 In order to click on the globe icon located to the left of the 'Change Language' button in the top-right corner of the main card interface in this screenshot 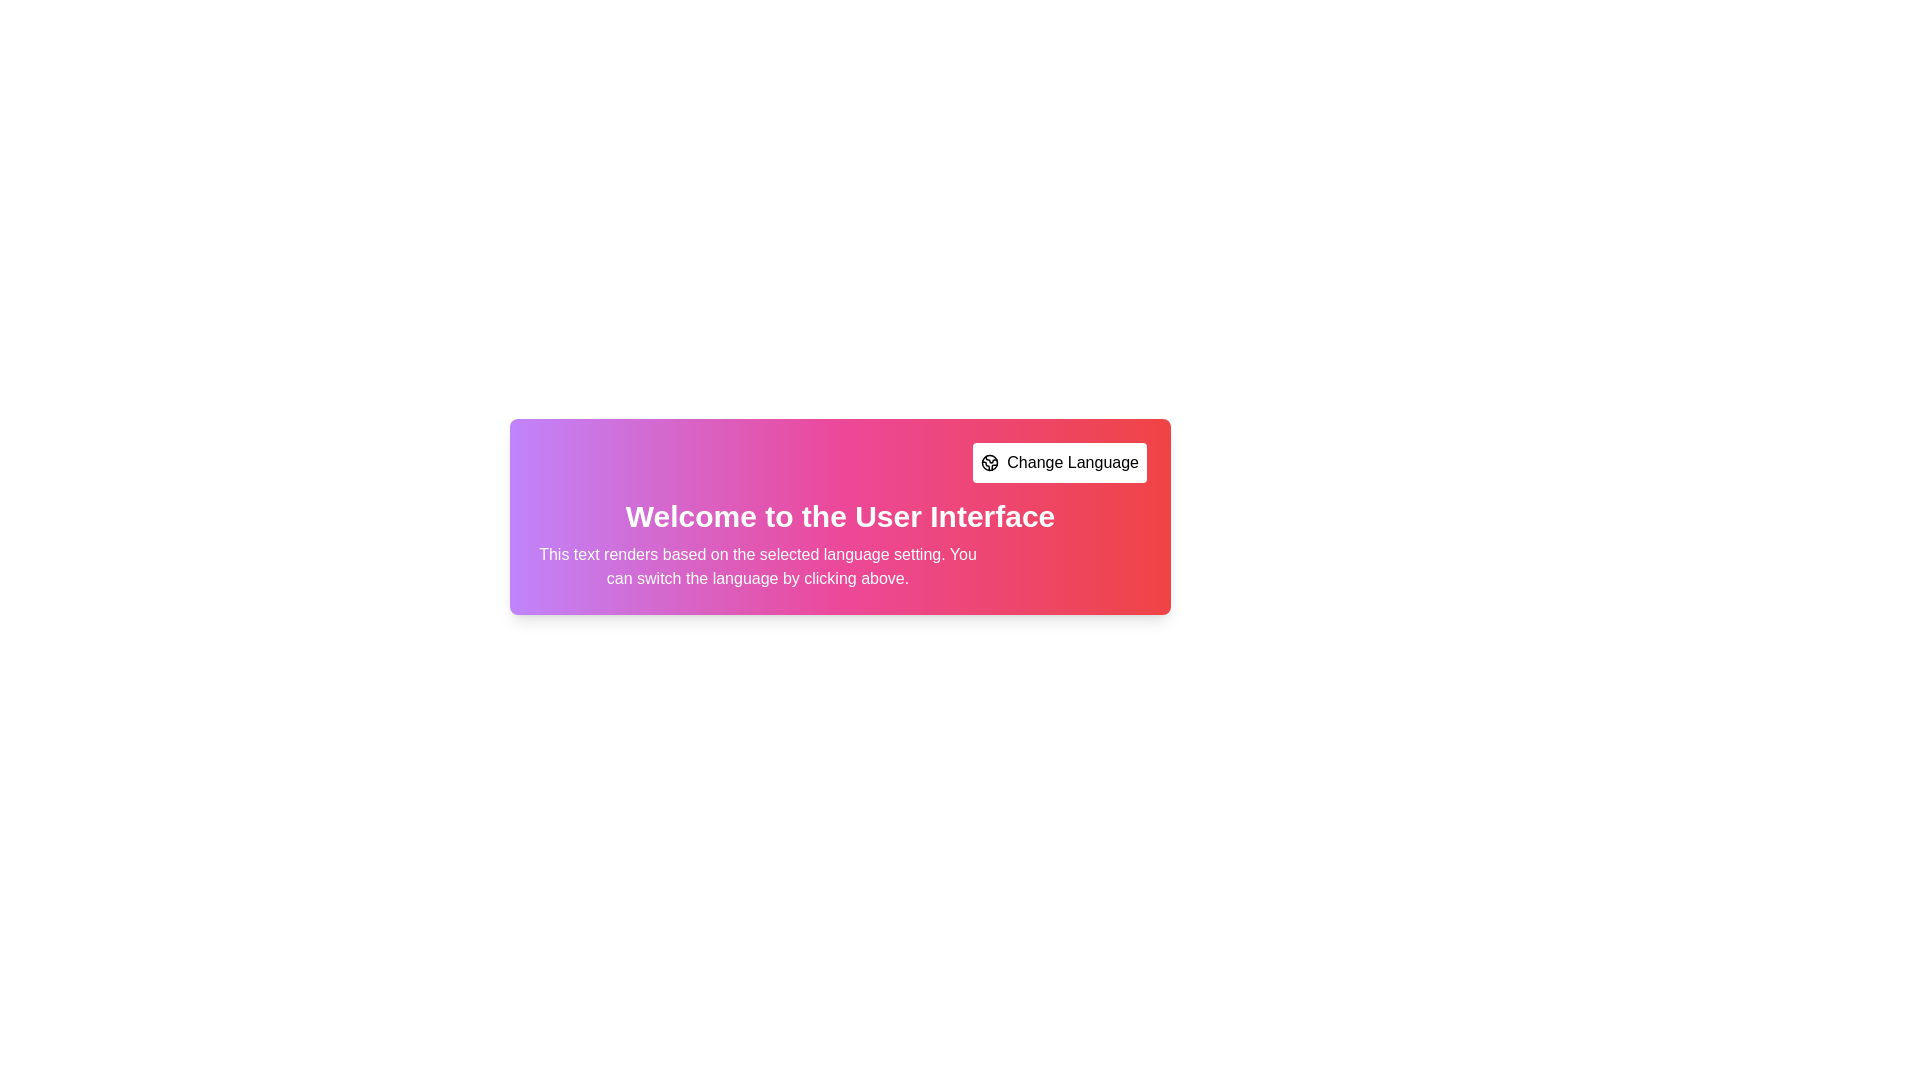, I will do `click(990, 462)`.